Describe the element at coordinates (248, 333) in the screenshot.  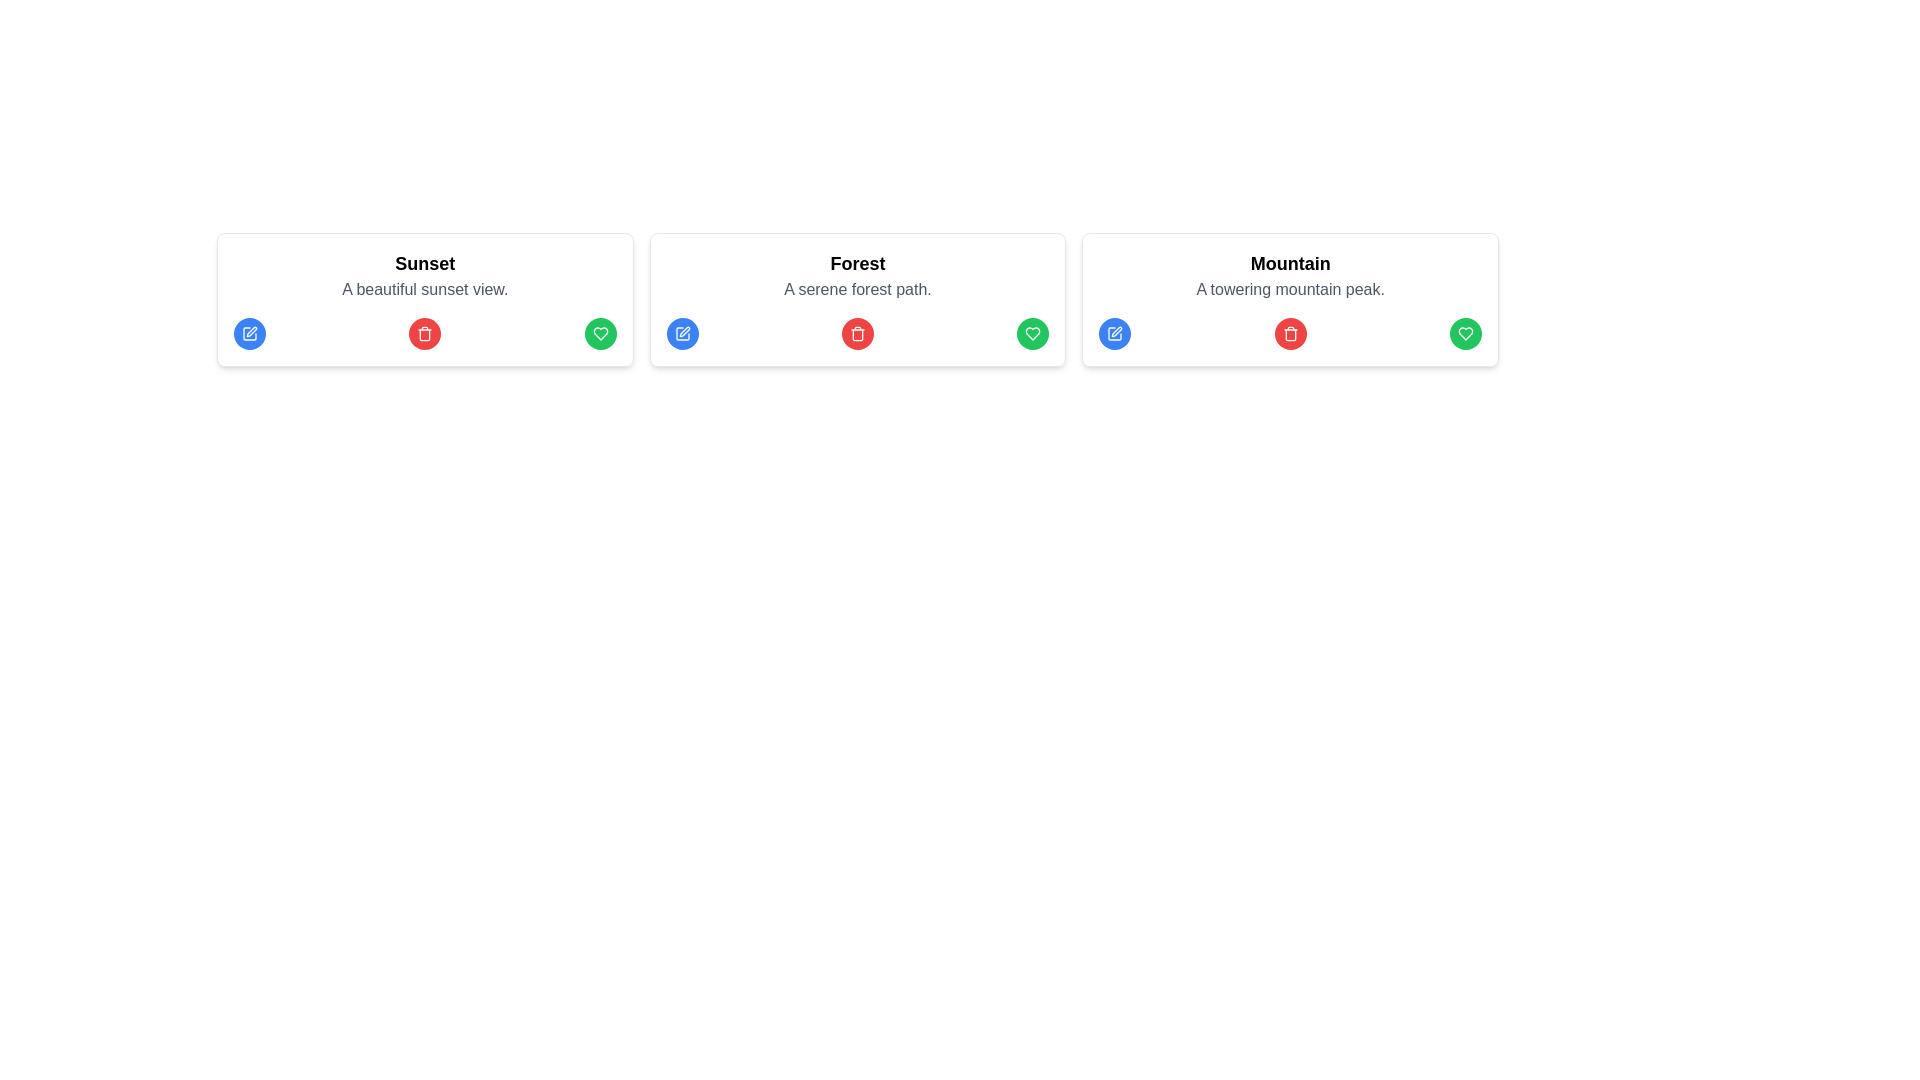
I see `the blue circular icon with a white outline and a pen drawing inside, located on the leftmost side of the 'Sunset' row` at that location.